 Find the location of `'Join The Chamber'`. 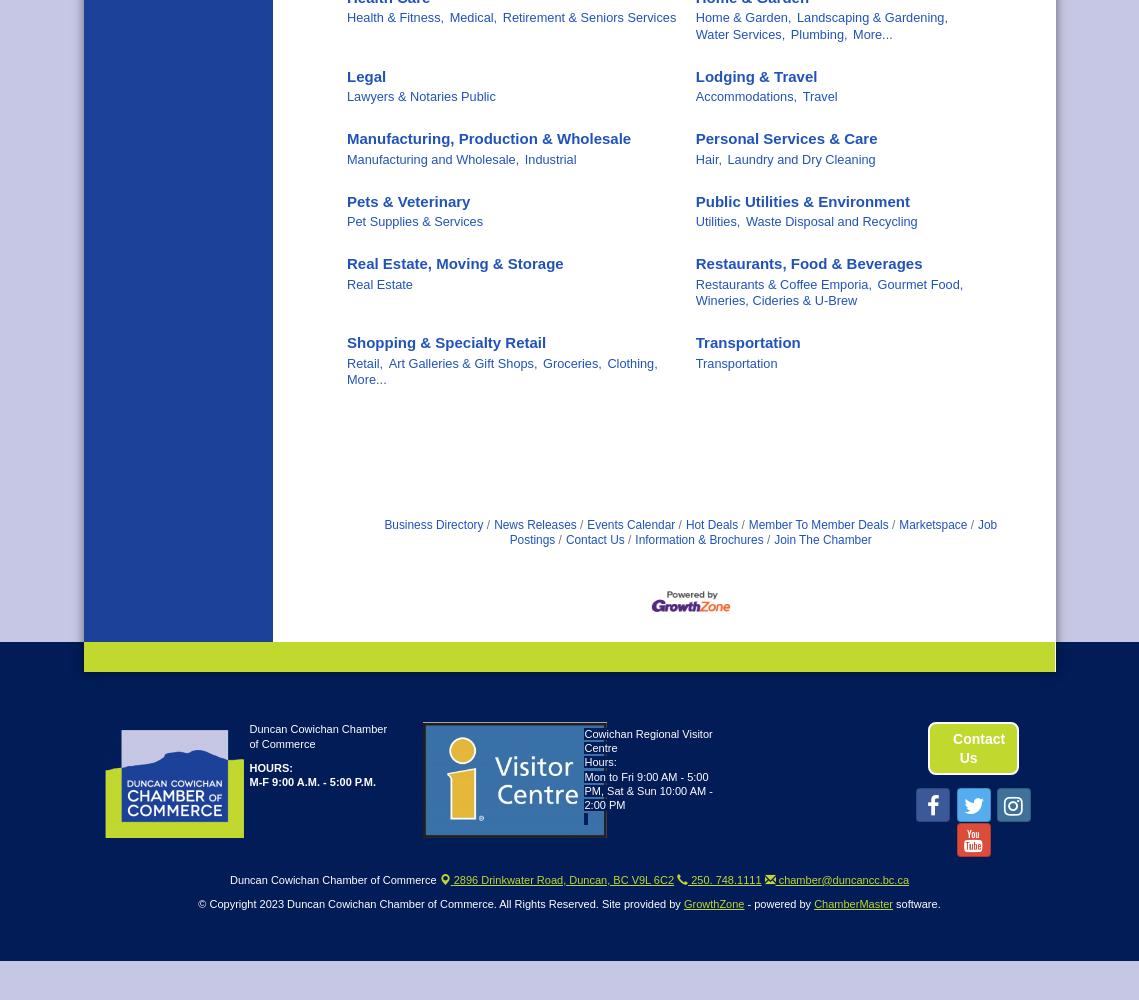

'Join The Chamber' is located at coordinates (822, 540).